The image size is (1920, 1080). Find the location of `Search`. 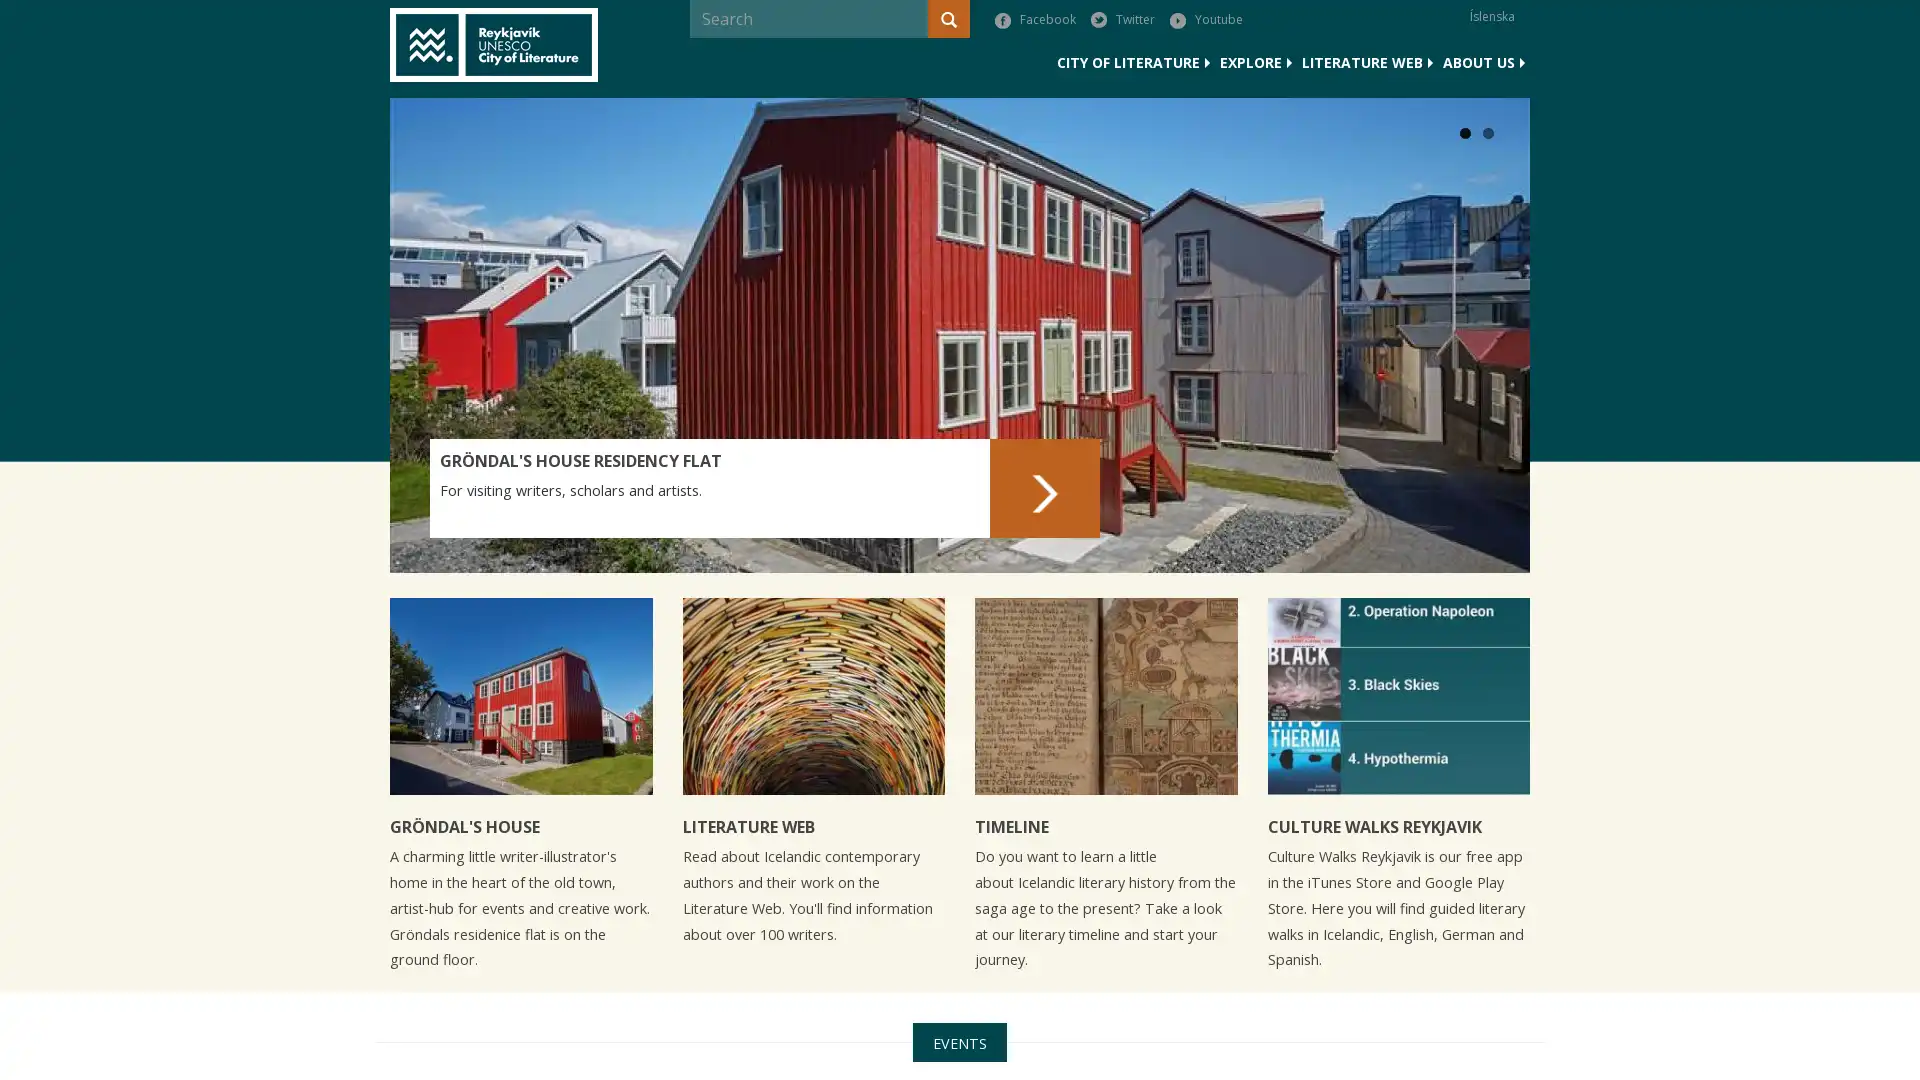

Search is located at coordinates (691, 56).